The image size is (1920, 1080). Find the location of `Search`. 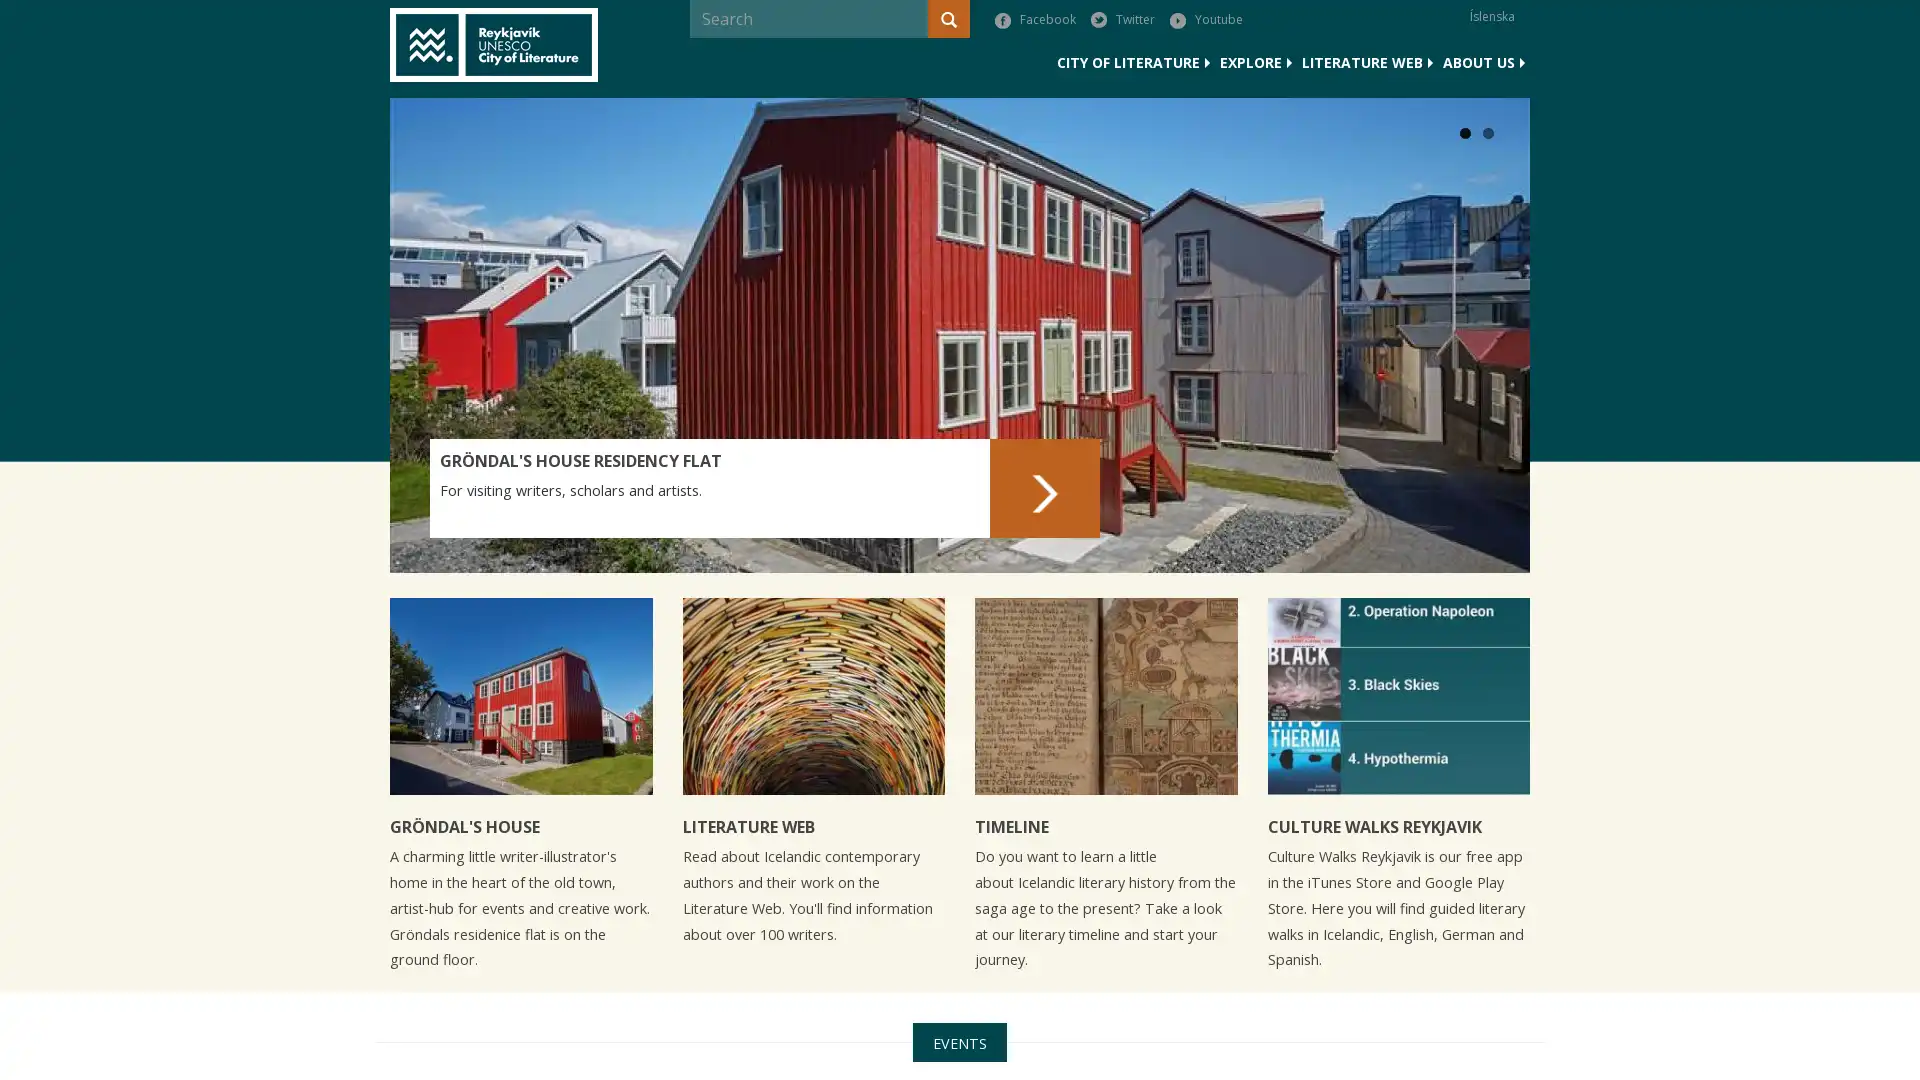

Search is located at coordinates (691, 56).